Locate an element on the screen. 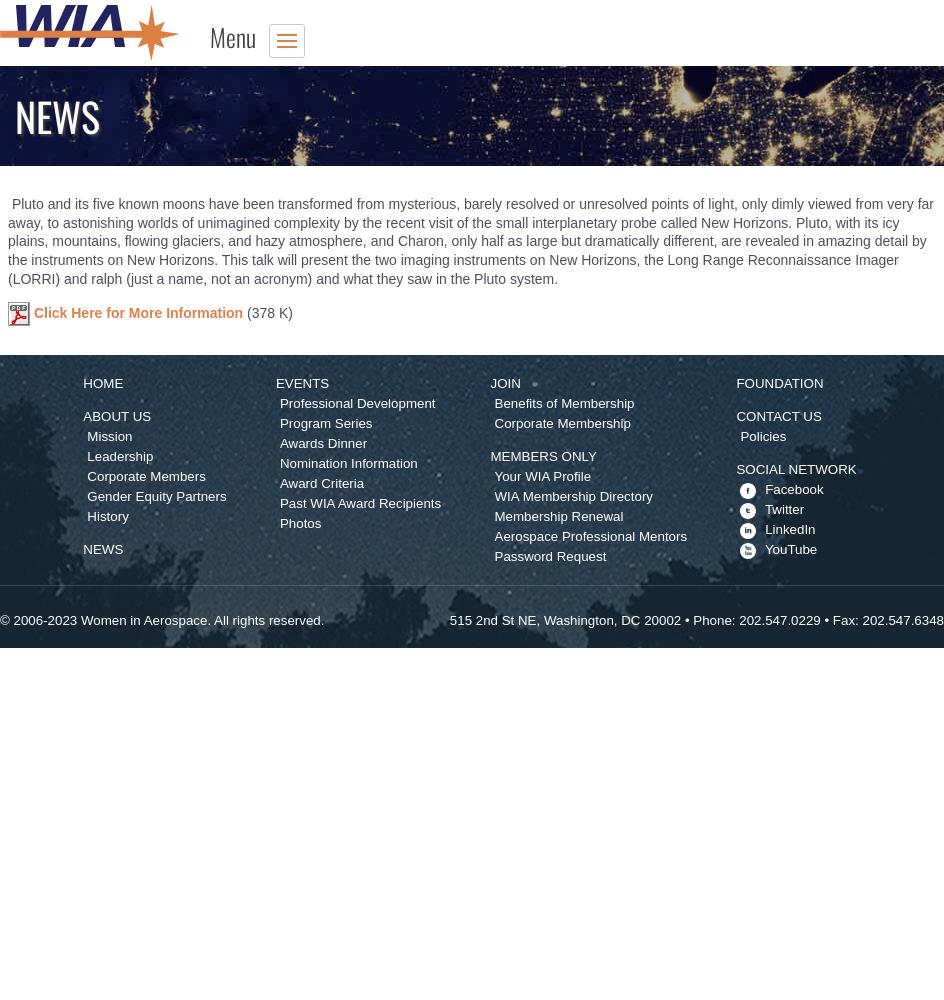 The image size is (944, 1000). 'YouTube' is located at coordinates (789, 549).